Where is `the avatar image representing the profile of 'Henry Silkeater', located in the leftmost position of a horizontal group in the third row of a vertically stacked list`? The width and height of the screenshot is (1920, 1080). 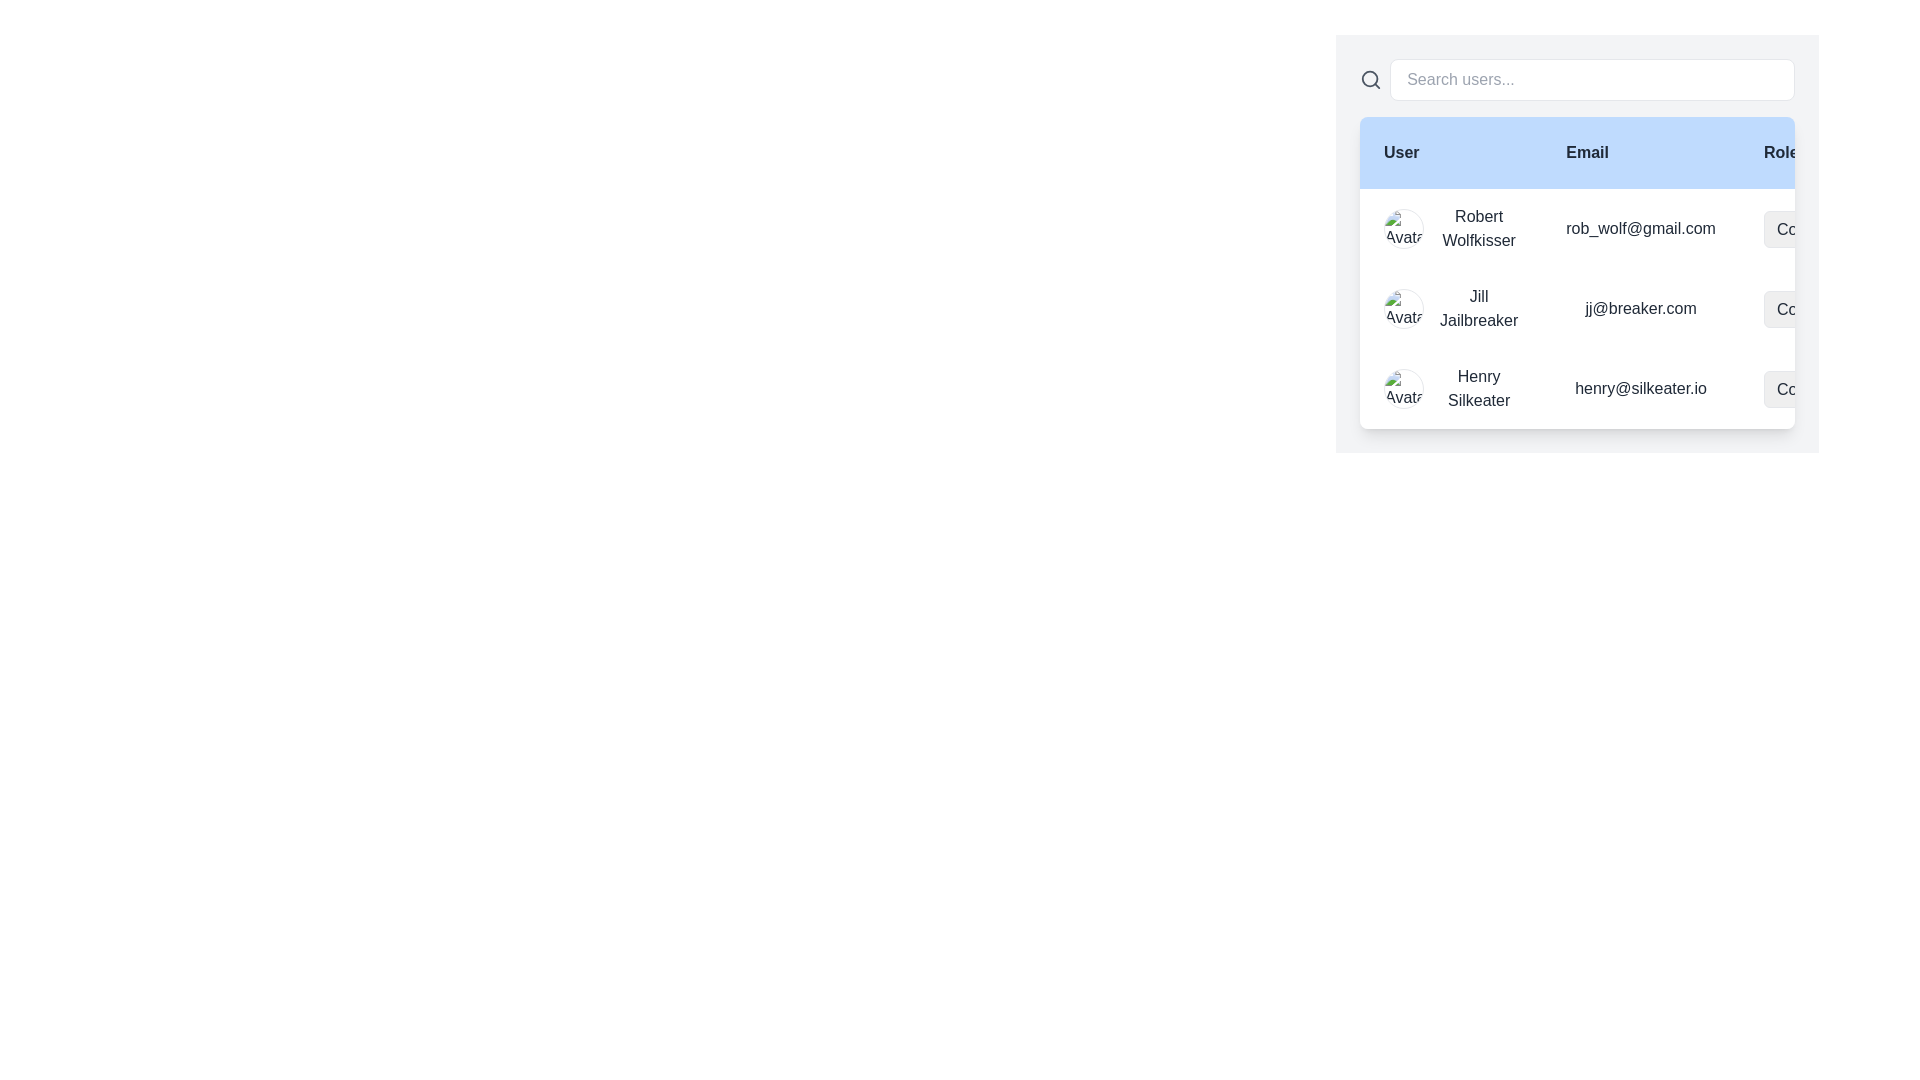
the avatar image representing the profile of 'Henry Silkeater', located in the leftmost position of a horizontal group in the third row of a vertically stacked list is located at coordinates (1402, 389).